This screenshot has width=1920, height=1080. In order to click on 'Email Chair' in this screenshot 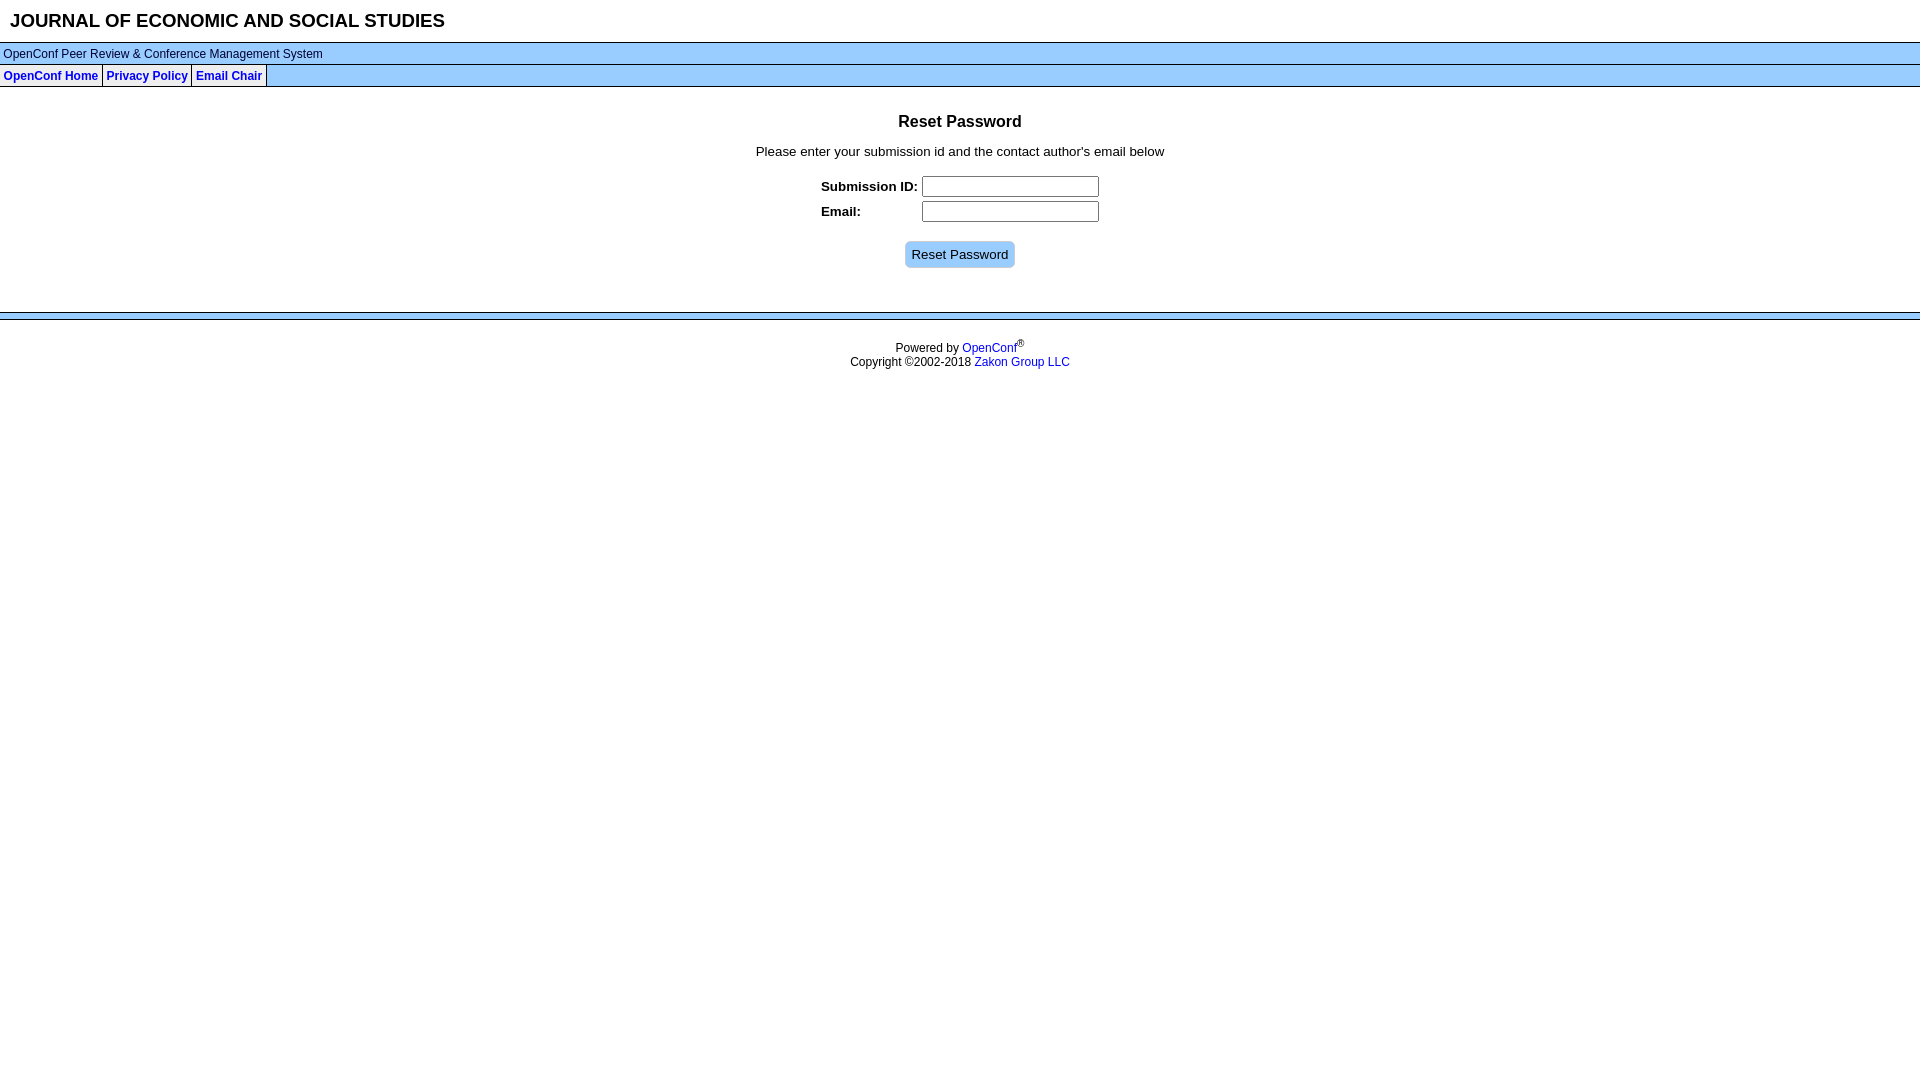, I will do `click(229, 75)`.